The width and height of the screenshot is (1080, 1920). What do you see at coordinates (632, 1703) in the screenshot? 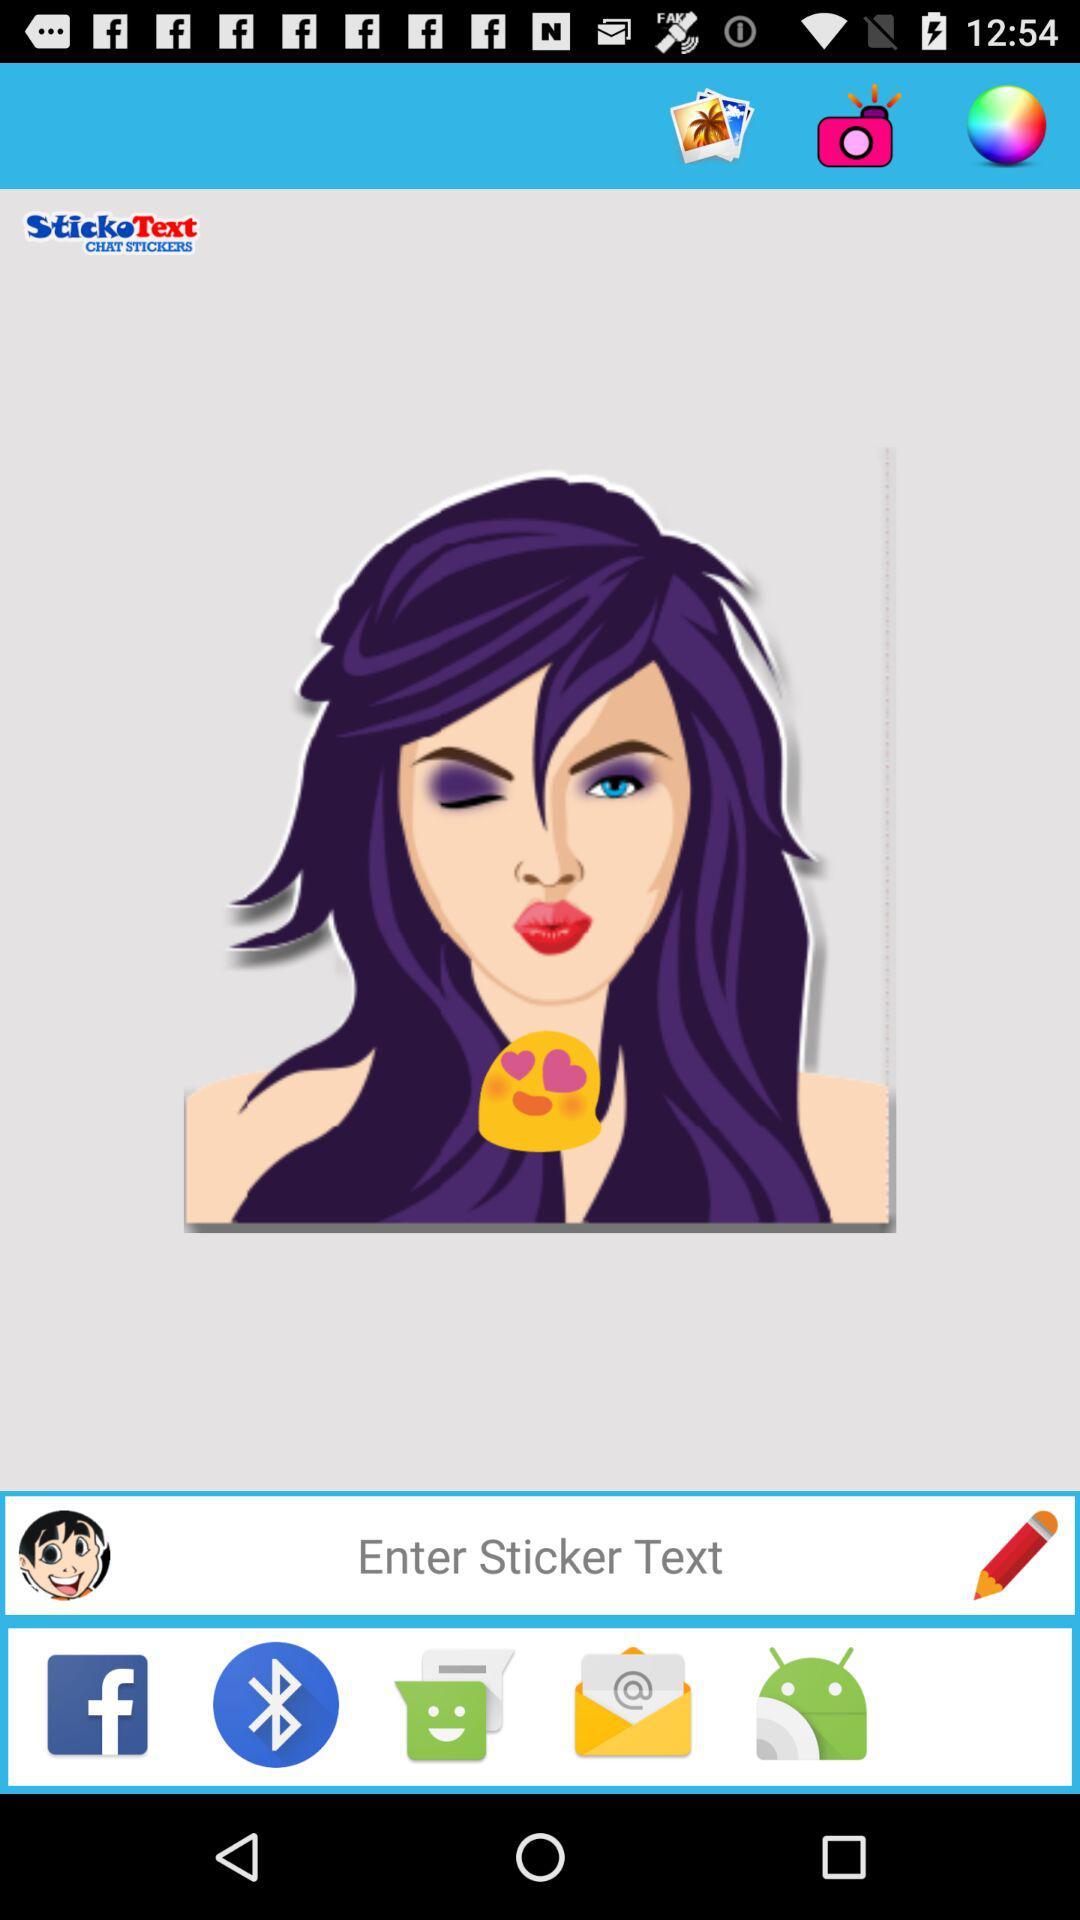
I see `the mail icon` at bounding box center [632, 1703].